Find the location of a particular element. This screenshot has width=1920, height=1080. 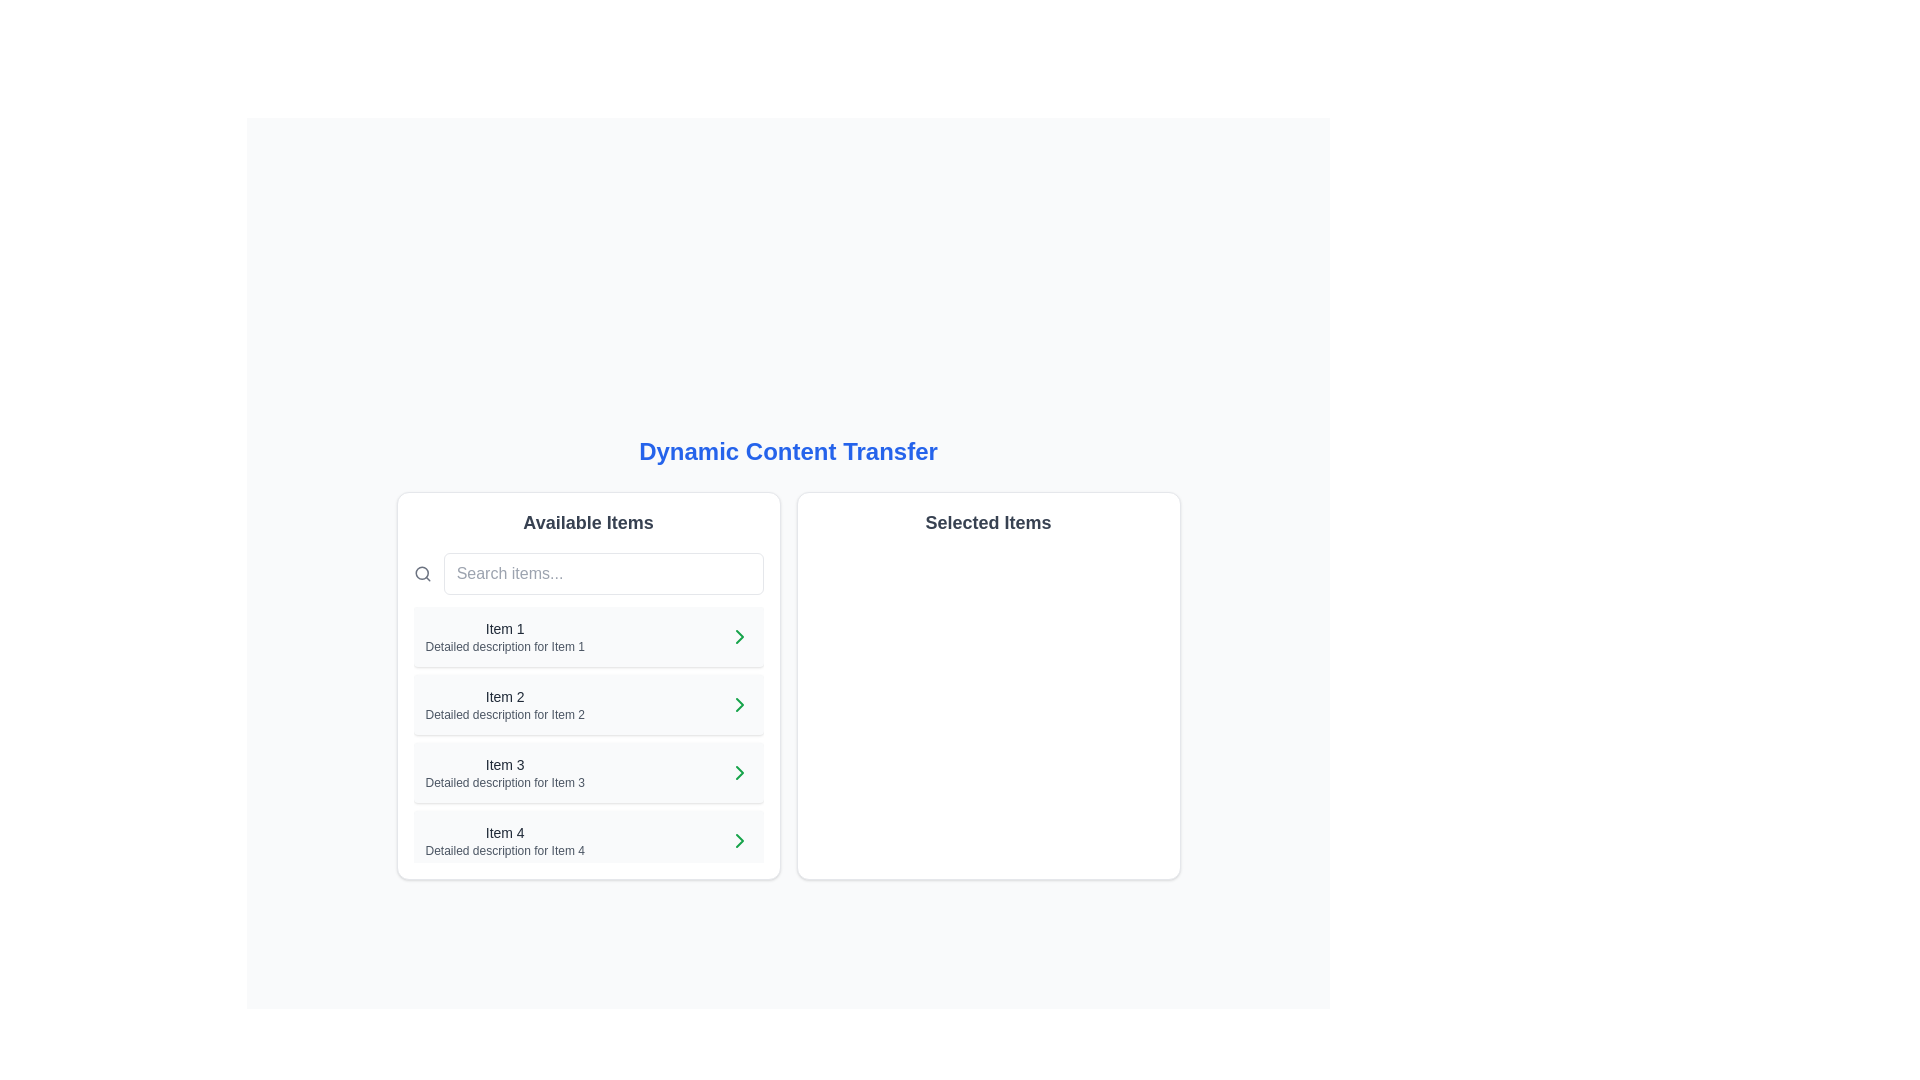

the text label displaying 'Item 2', which is styled in gray with a smaller font size and is part of the 'Available Items' section is located at coordinates (505, 696).